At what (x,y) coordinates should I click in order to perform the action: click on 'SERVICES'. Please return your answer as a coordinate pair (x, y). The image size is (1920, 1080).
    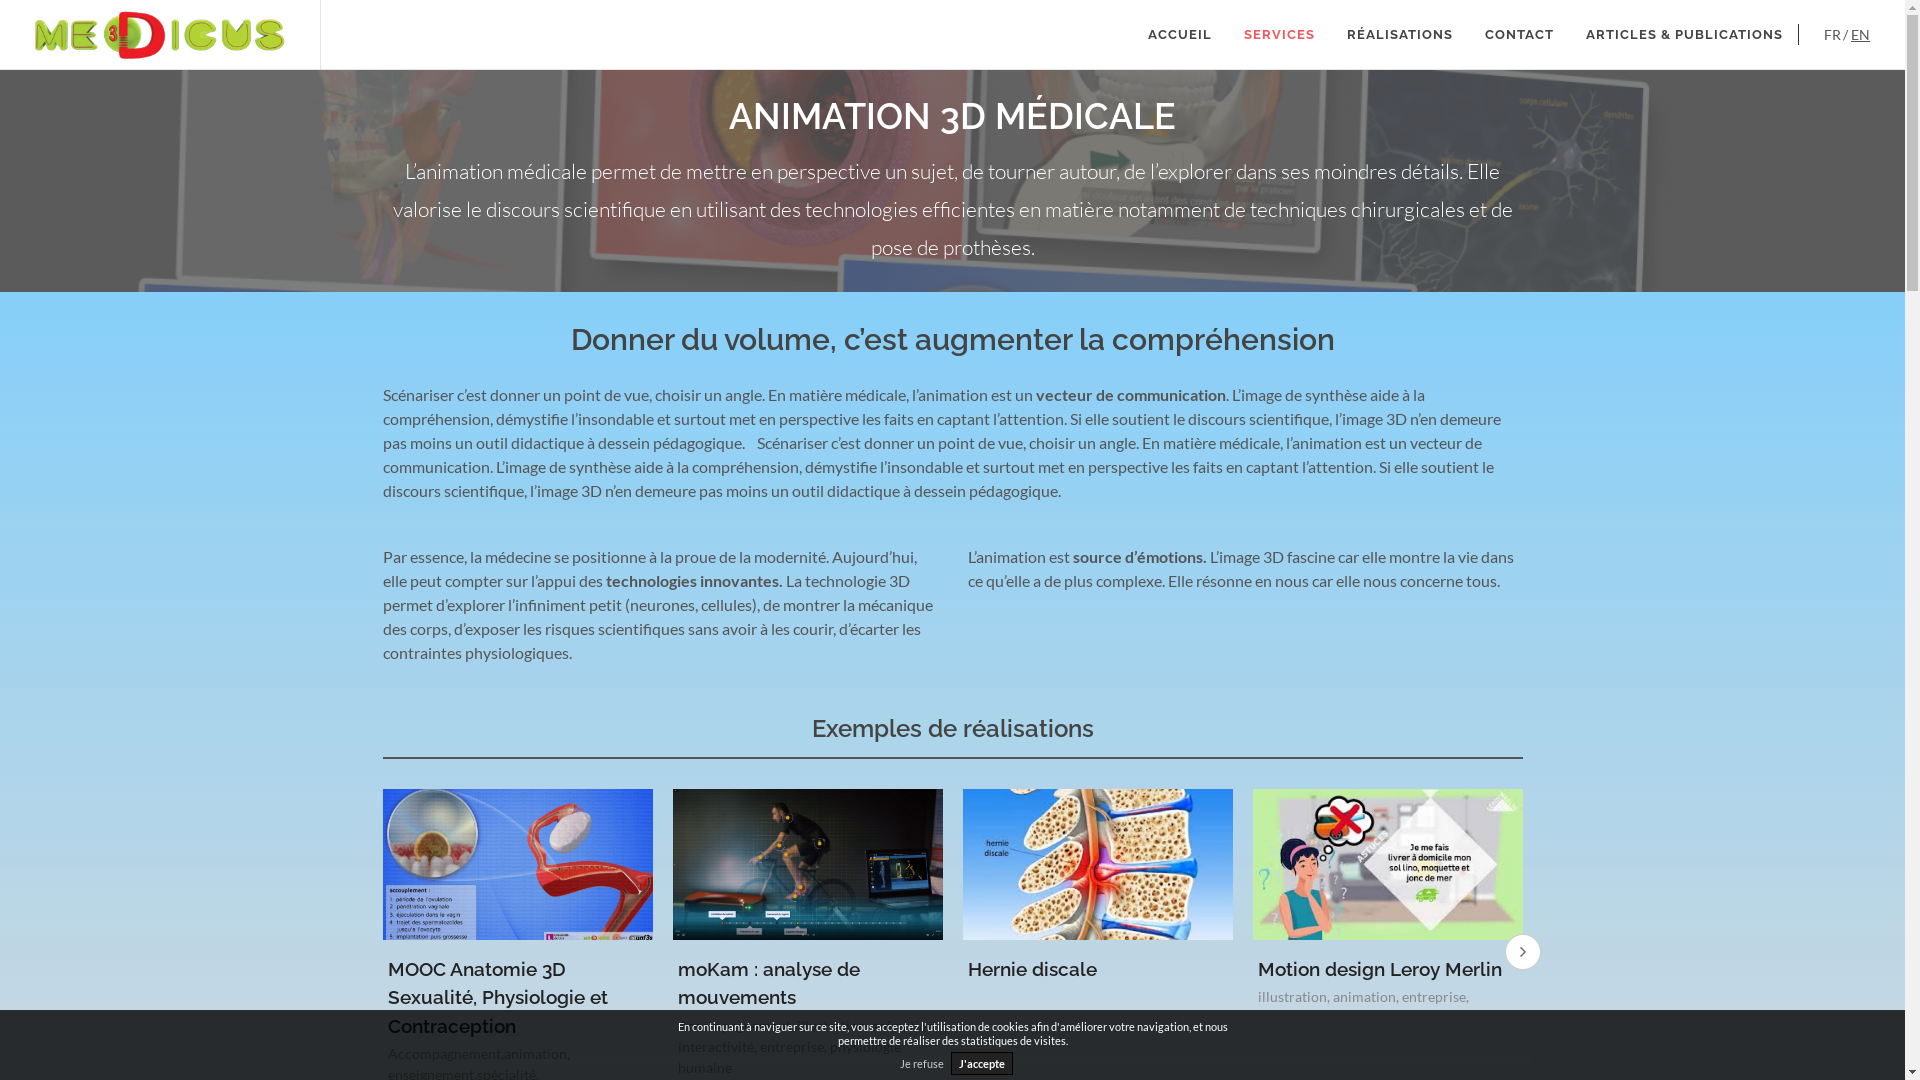
    Looking at the image, I should click on (1278, 34).